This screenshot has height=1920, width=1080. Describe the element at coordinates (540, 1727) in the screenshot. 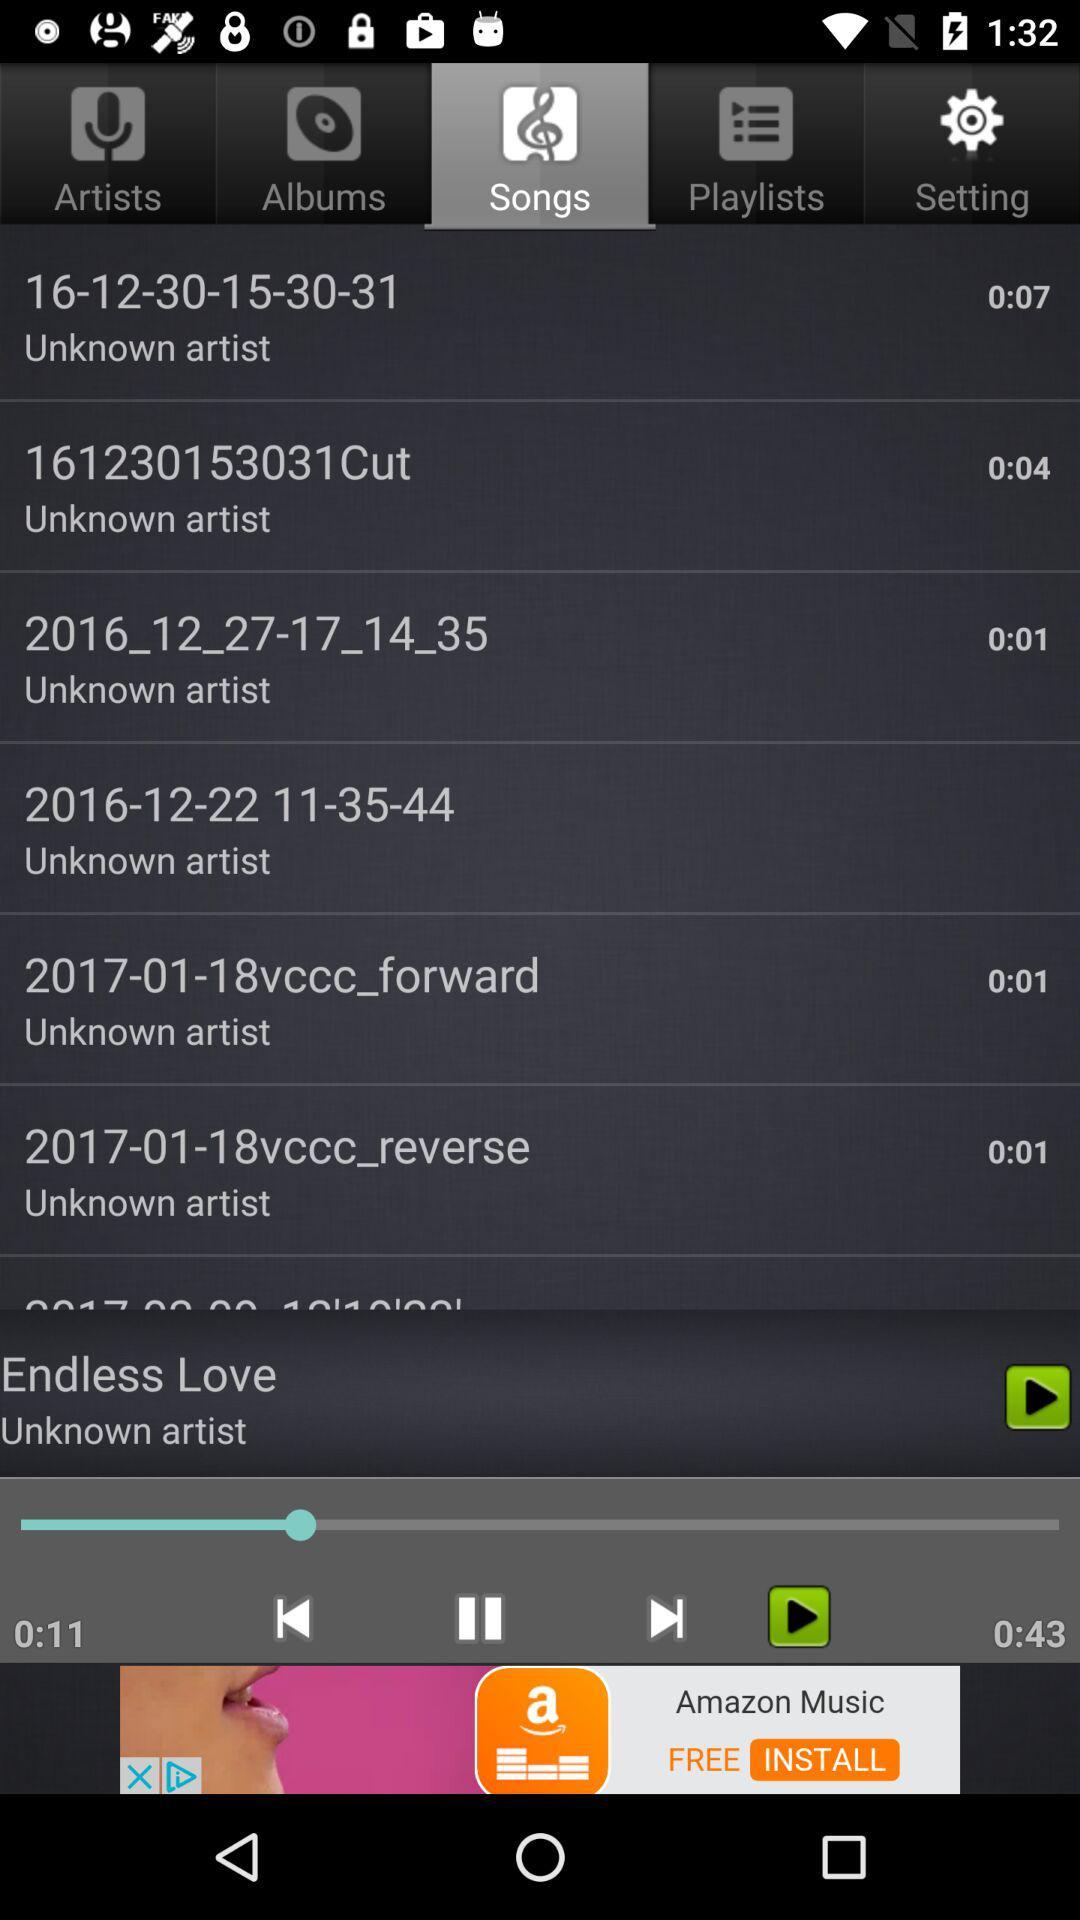

I see `open advertisement` at that location.